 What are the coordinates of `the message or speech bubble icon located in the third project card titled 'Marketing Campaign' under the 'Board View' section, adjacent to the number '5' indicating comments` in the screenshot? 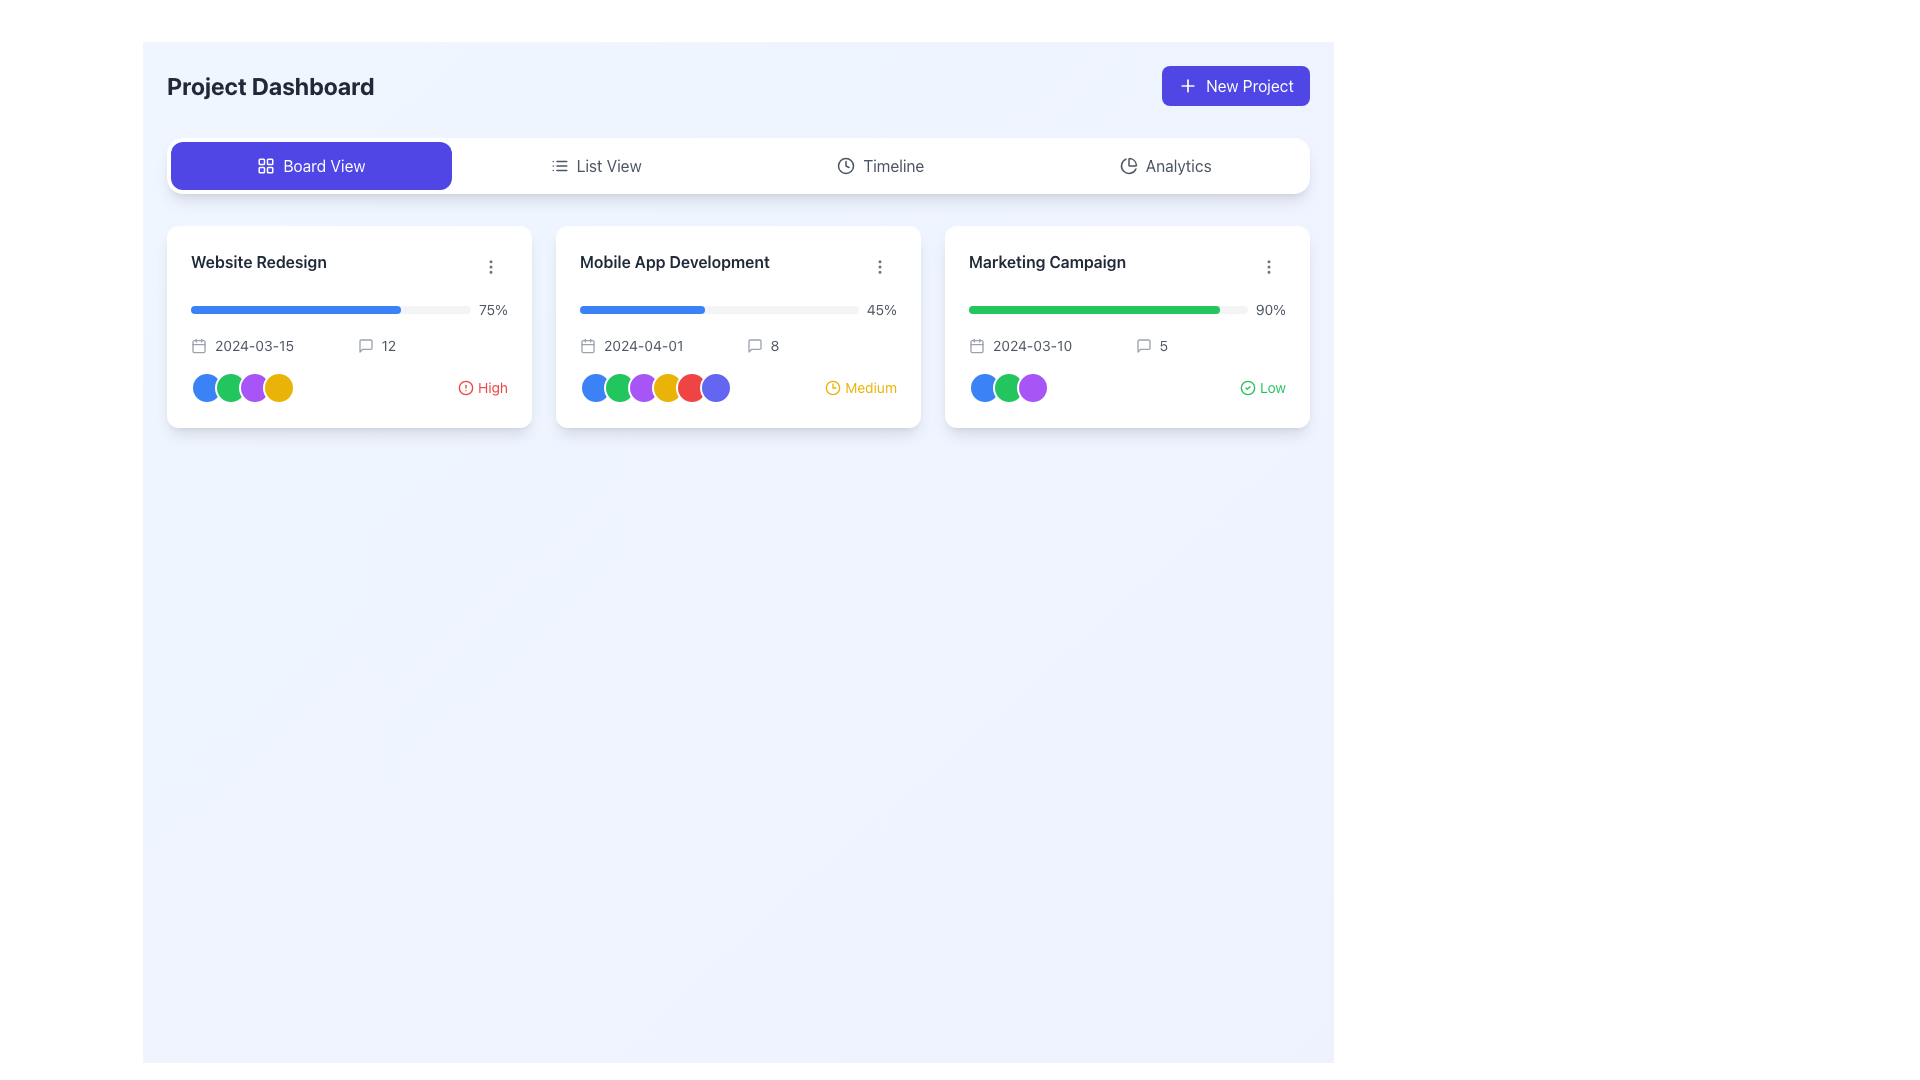 It's located at (1143, 345).